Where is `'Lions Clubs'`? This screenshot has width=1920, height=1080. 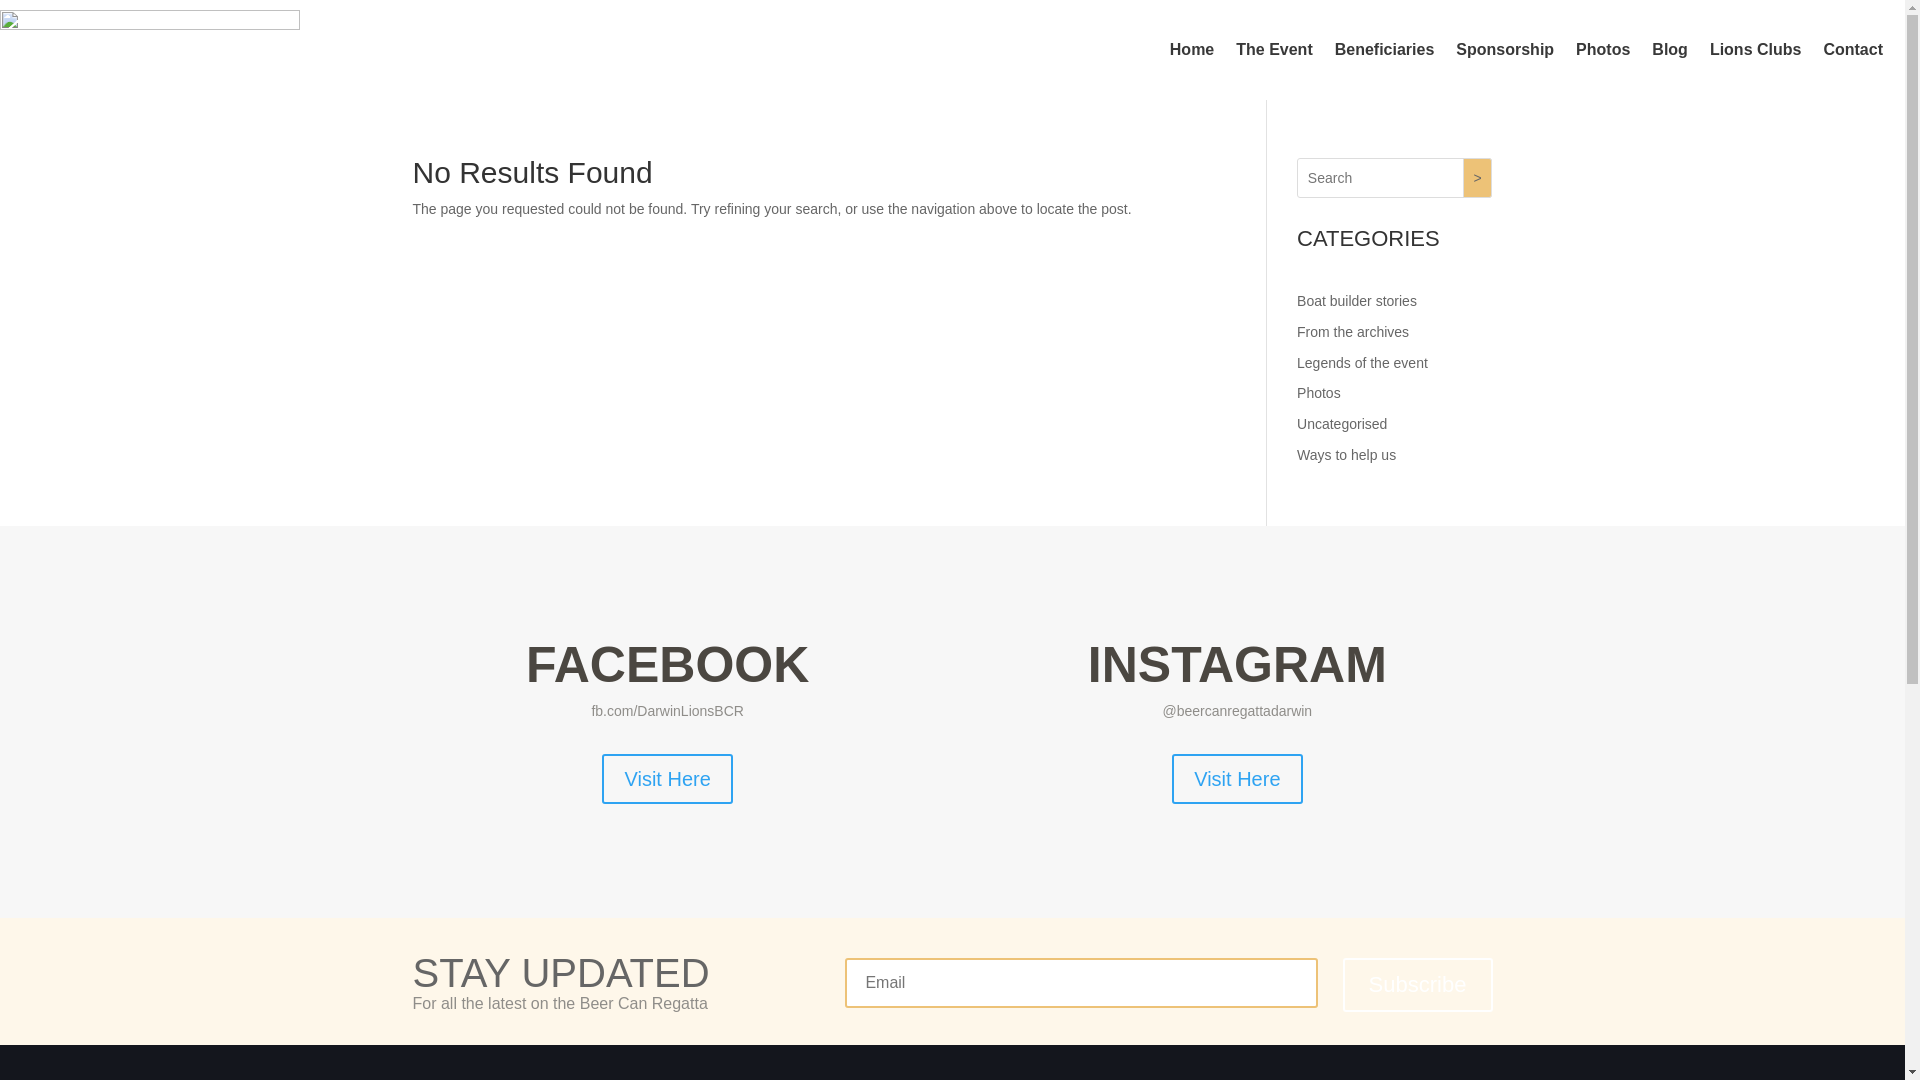
'Lions Clubs' is located at coordinates (1755, 49).